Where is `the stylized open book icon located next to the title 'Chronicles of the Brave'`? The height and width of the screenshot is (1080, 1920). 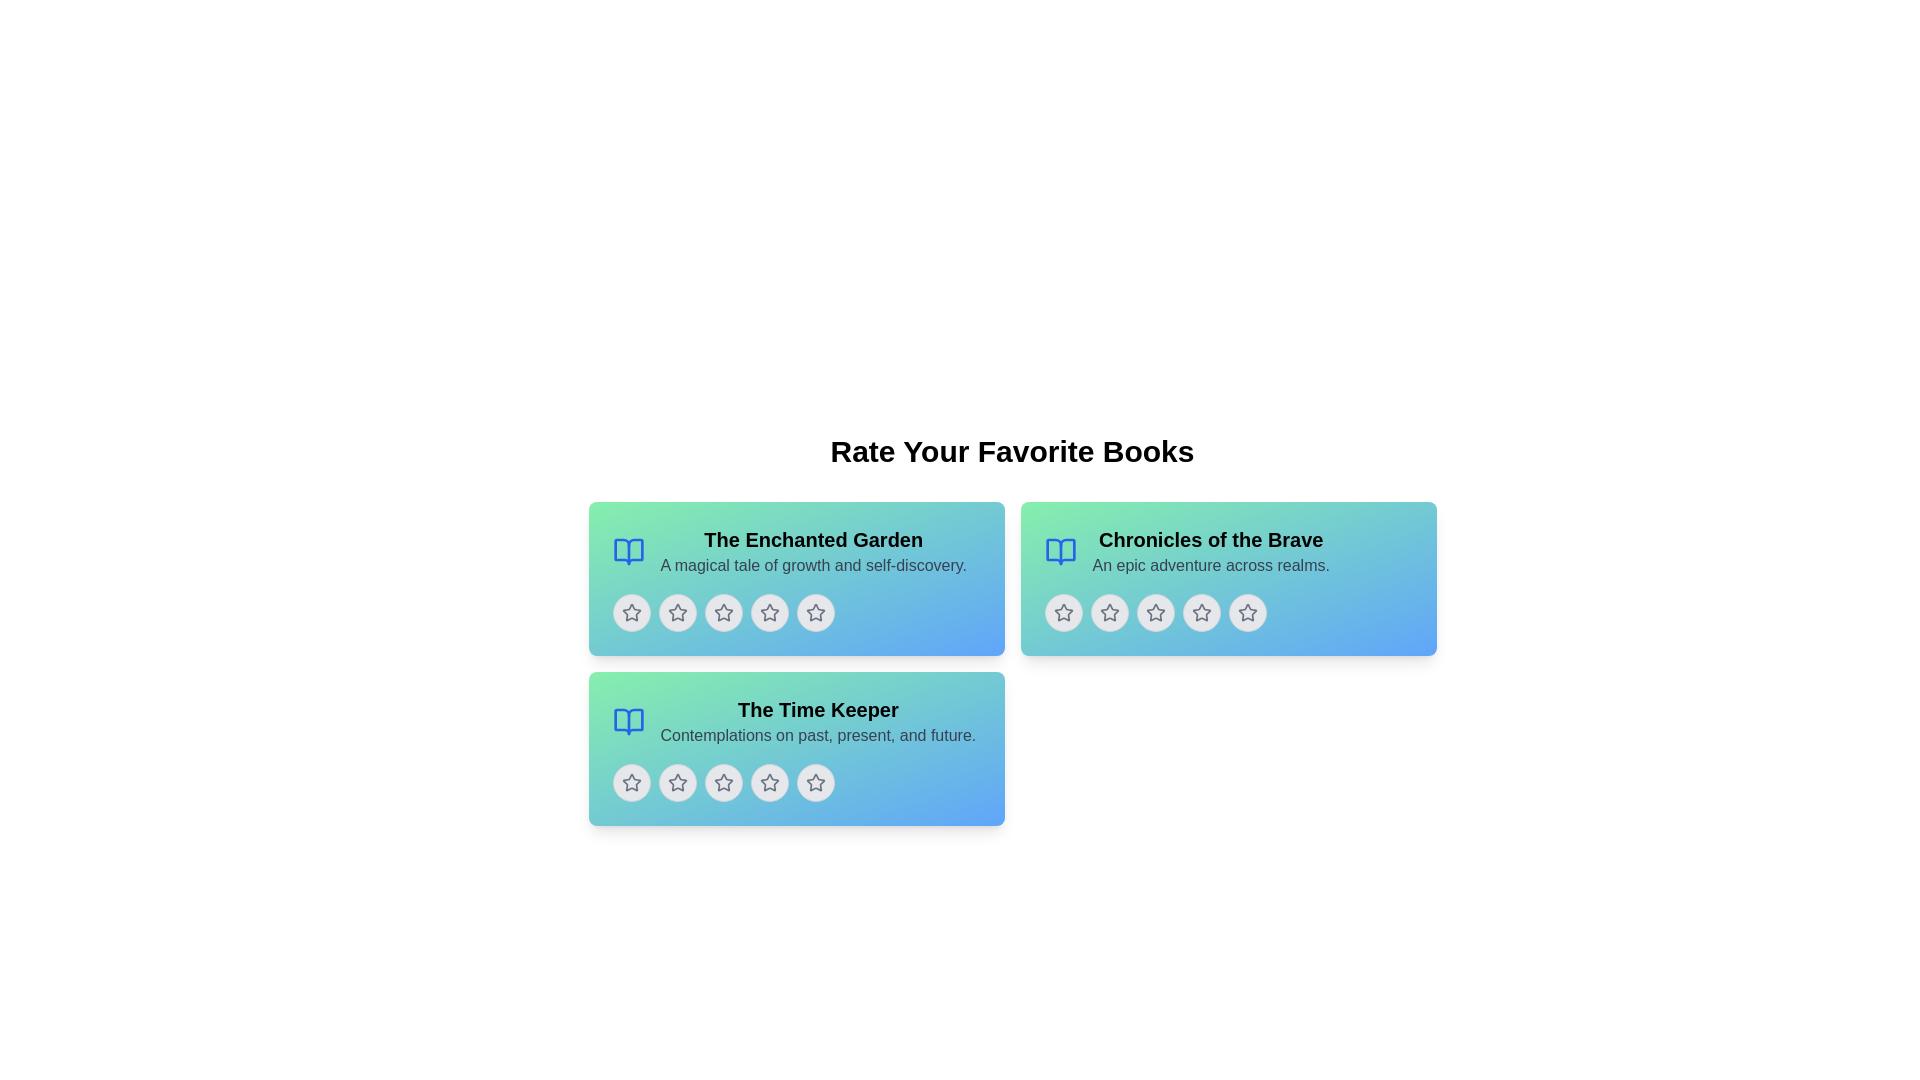 the stylized open book icon located next to the title 'Chronicles of the Brave' is located at coordinates (1059, 551).